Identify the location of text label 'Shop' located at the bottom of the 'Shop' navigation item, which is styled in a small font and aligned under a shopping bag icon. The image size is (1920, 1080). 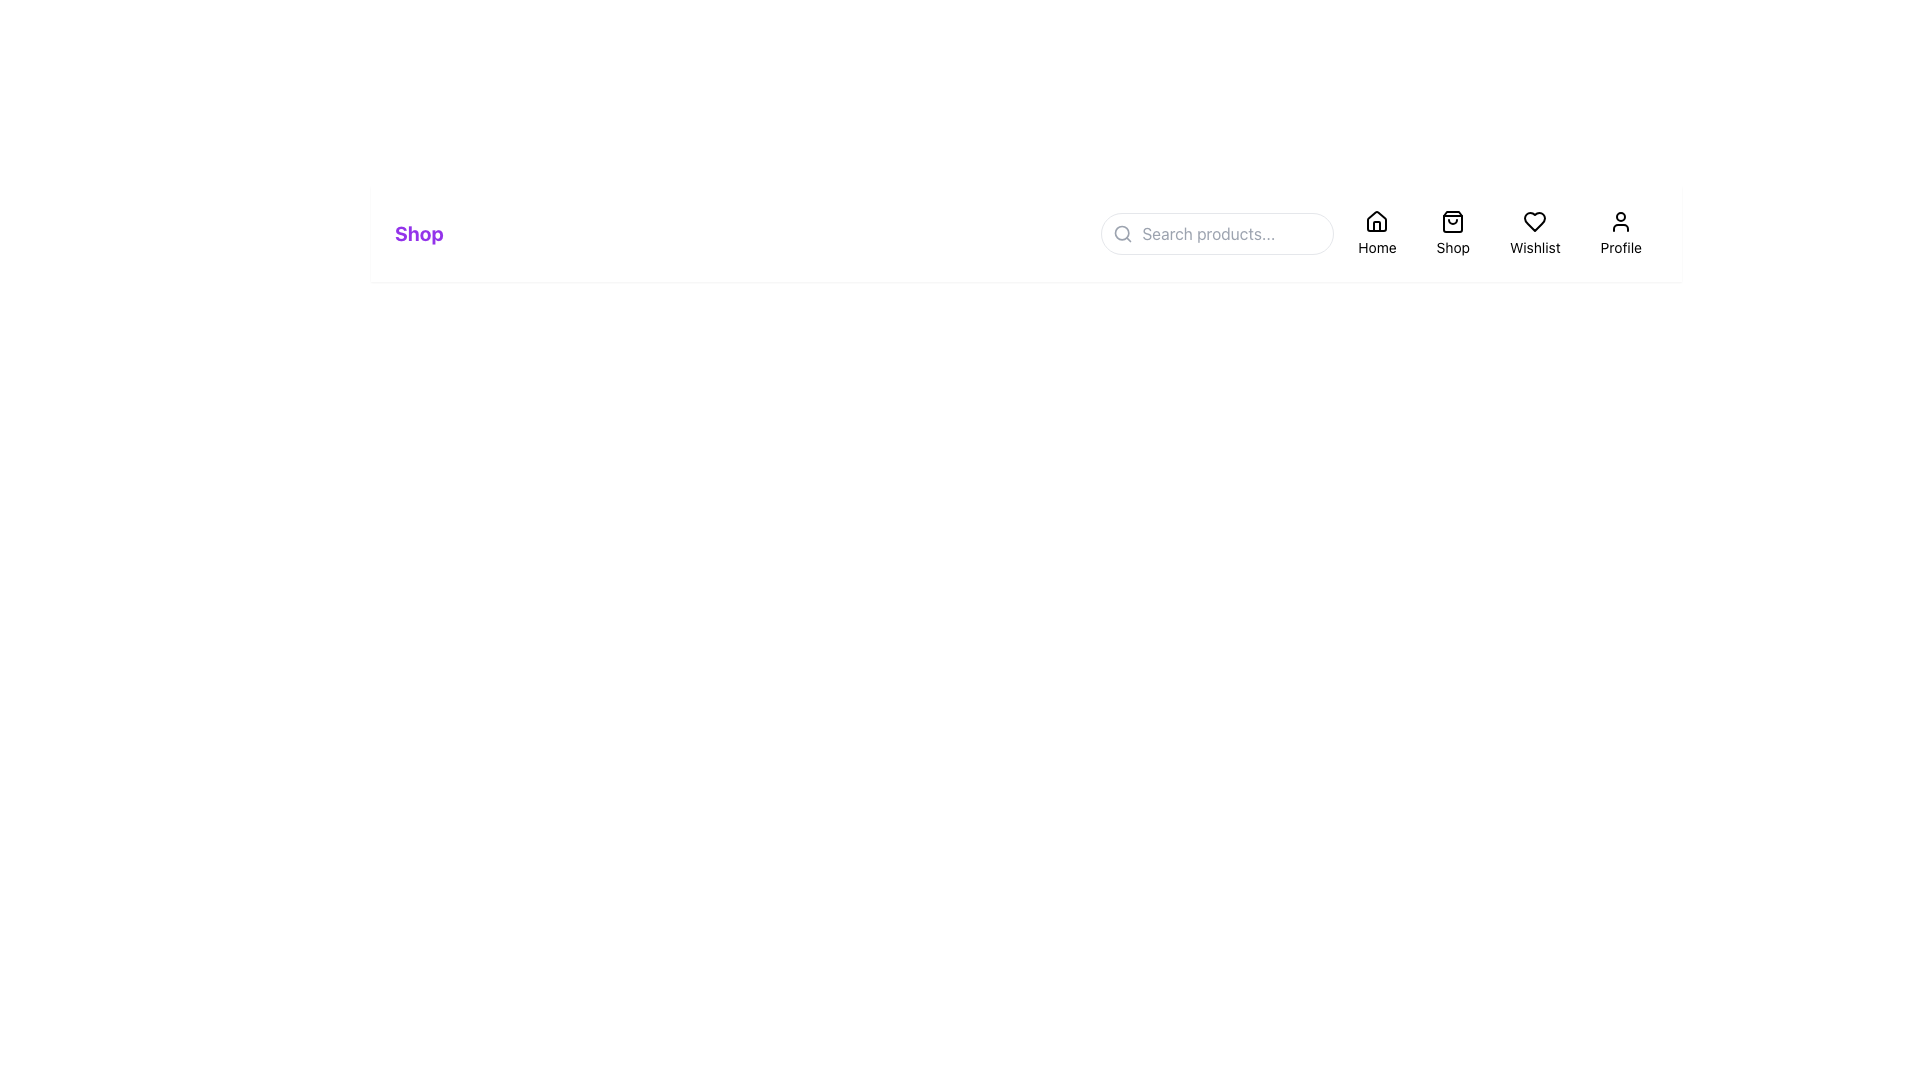
(1453, 246).